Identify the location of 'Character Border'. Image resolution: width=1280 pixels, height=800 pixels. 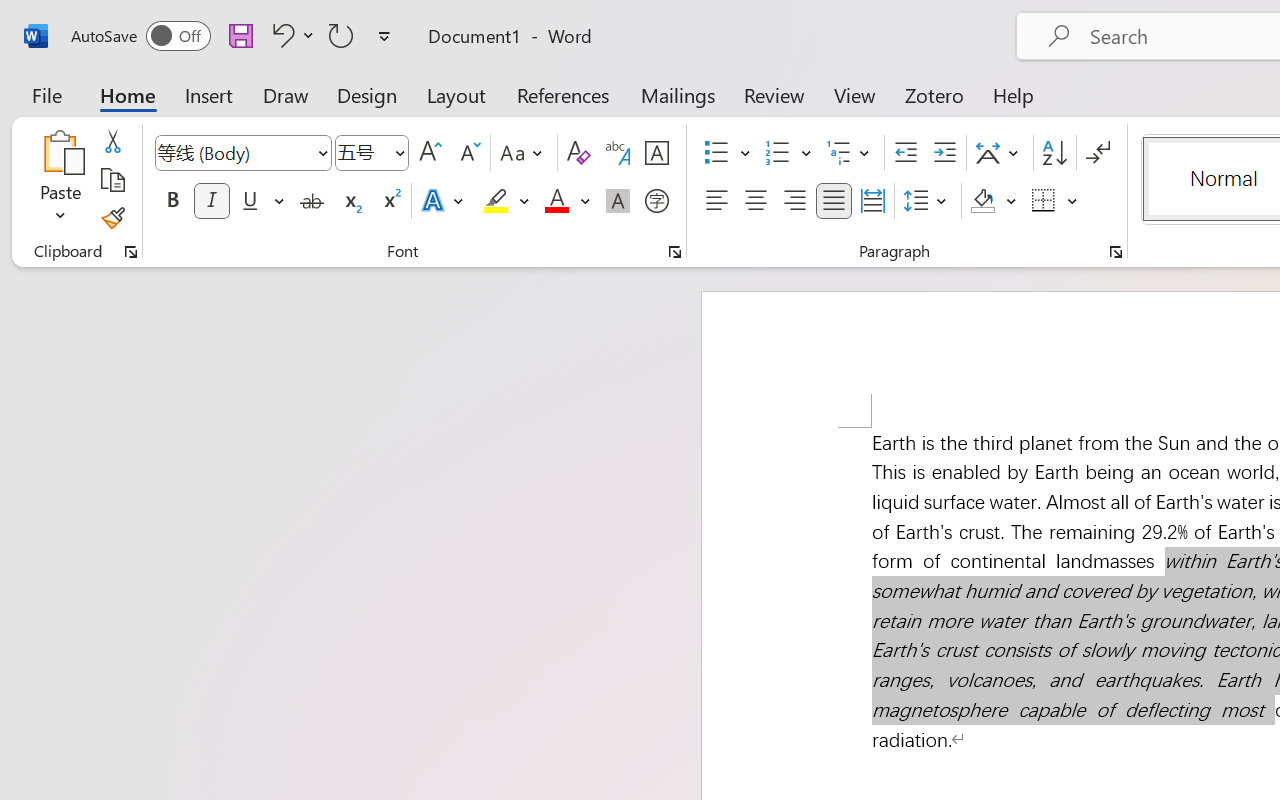
(656, 153).